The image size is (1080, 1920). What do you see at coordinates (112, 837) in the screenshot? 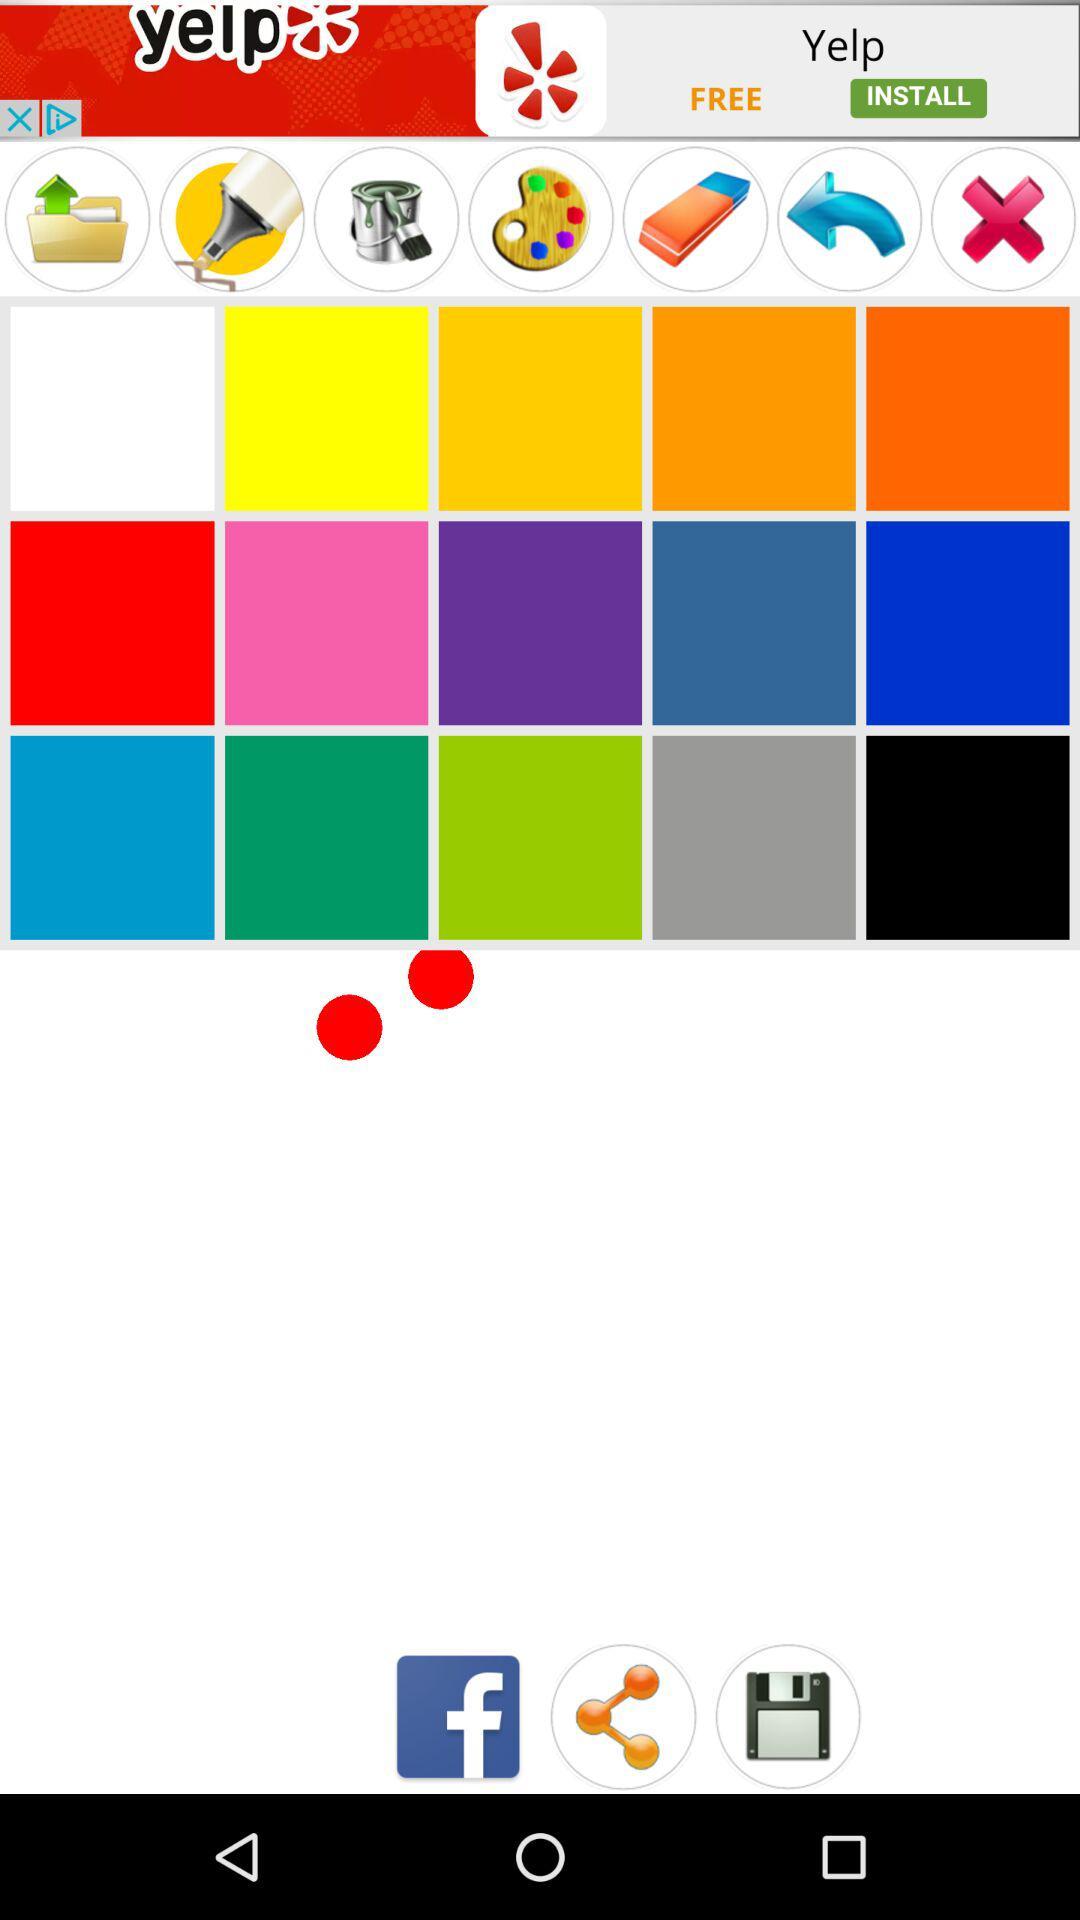
I see `choose blue color button` at bounding box center [112, 837].